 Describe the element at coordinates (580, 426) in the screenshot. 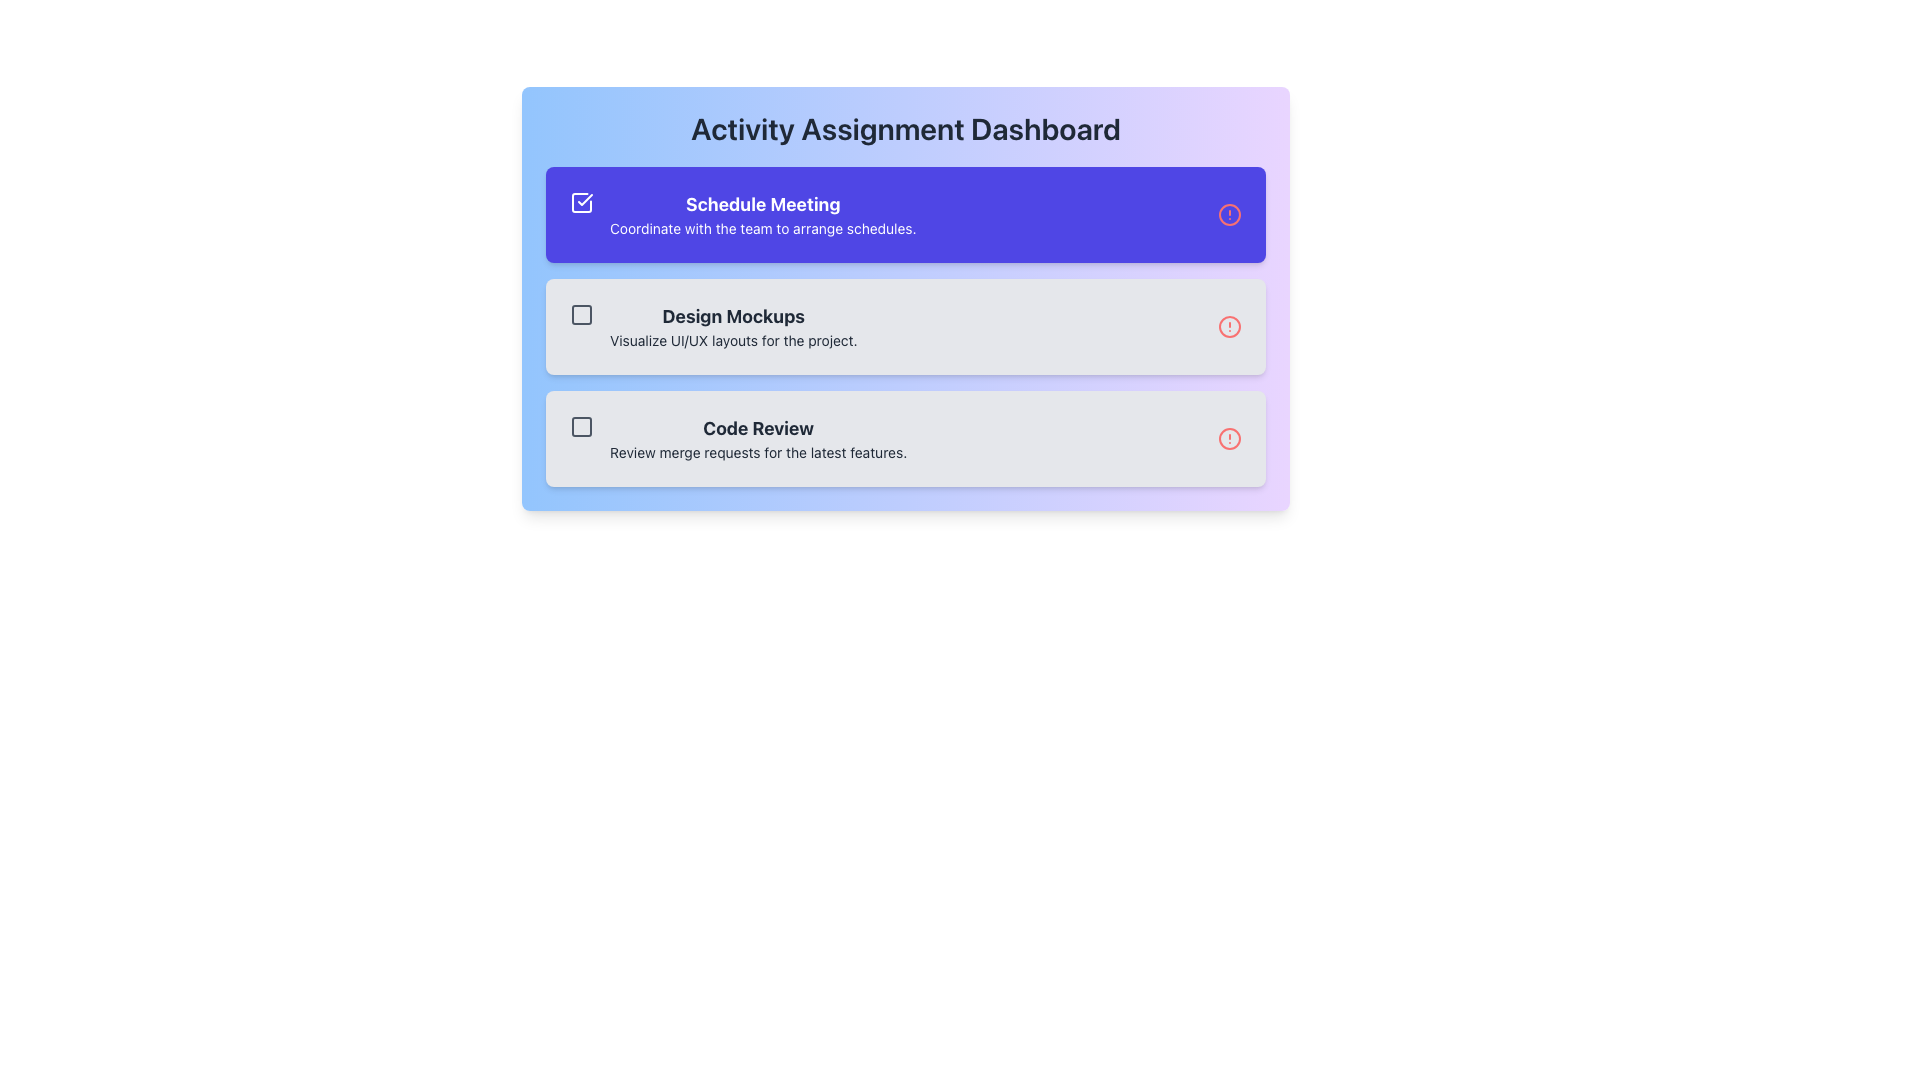

I see `the visual indicator icon located in the middle-left area of the third task item in the 'Code Review' block` at that location.